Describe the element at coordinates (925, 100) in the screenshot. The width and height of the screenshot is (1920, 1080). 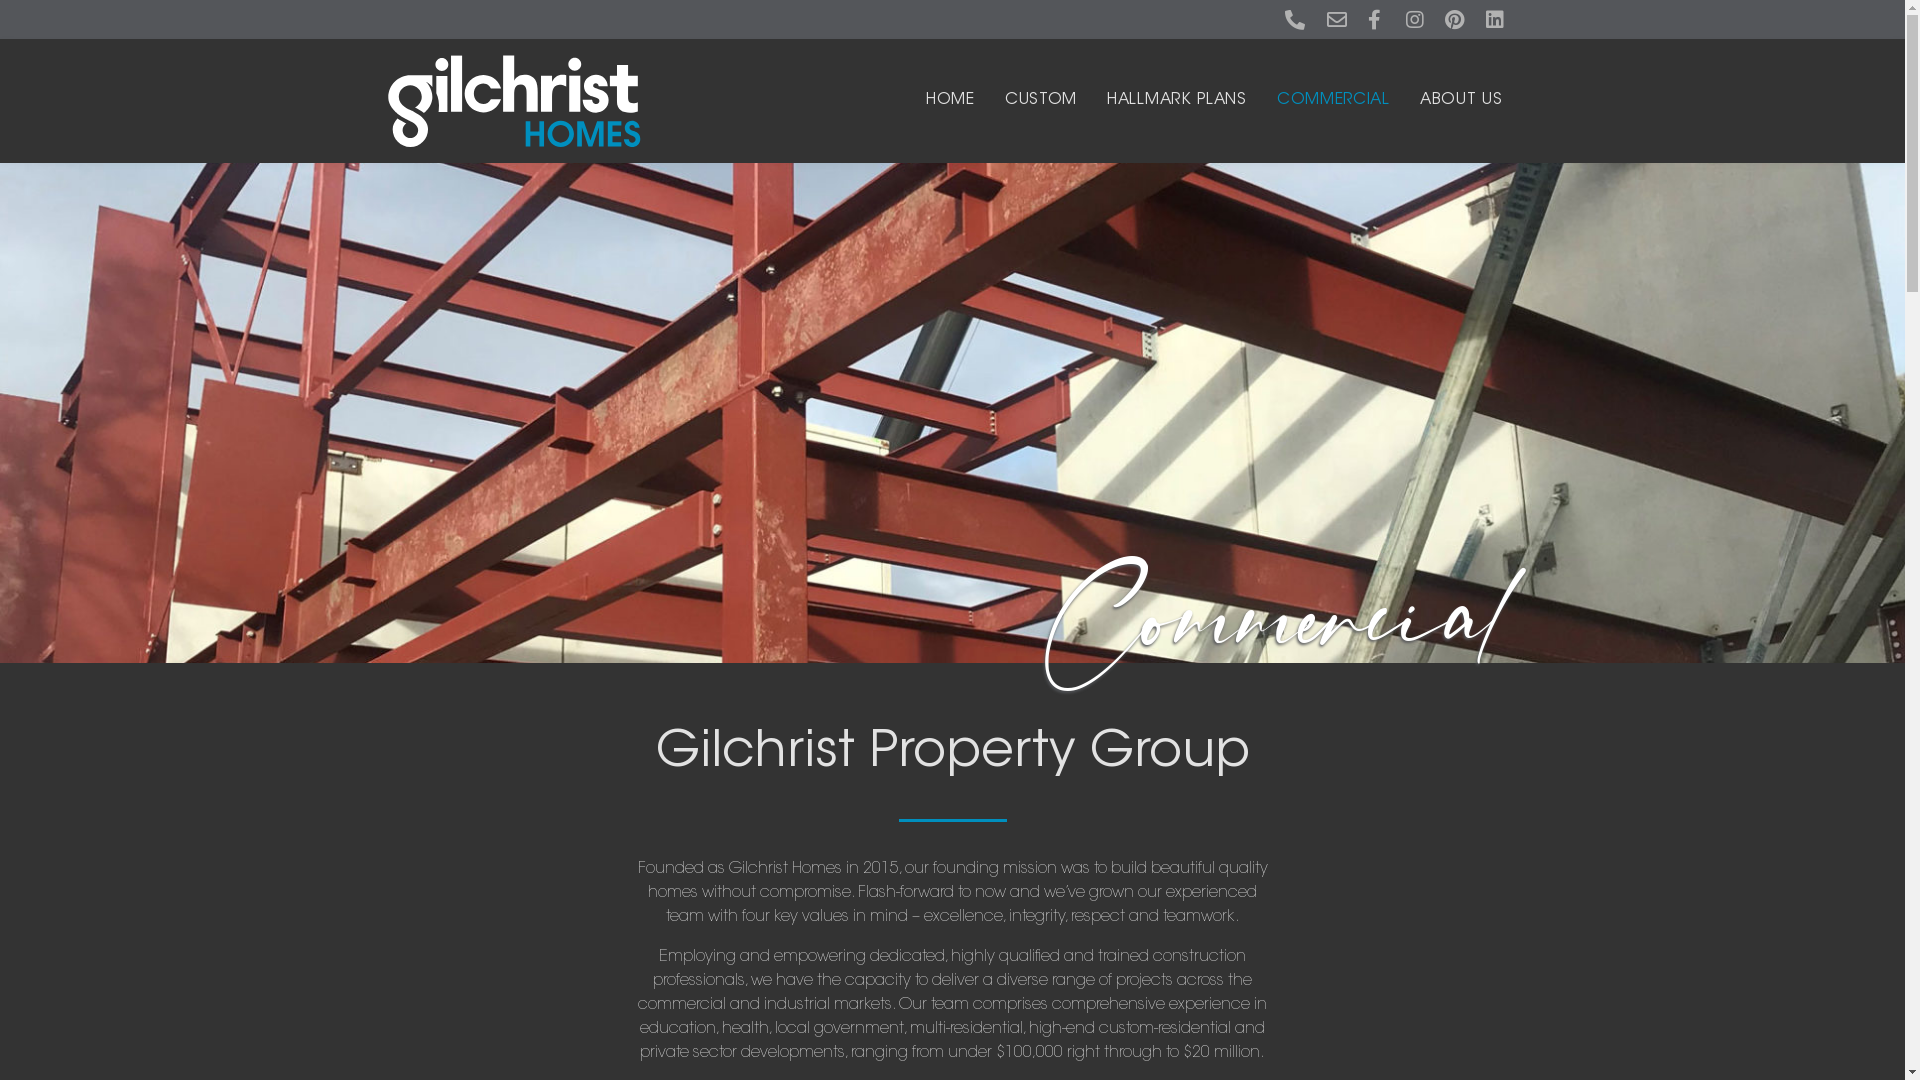
I see `'HOME'` at that location.